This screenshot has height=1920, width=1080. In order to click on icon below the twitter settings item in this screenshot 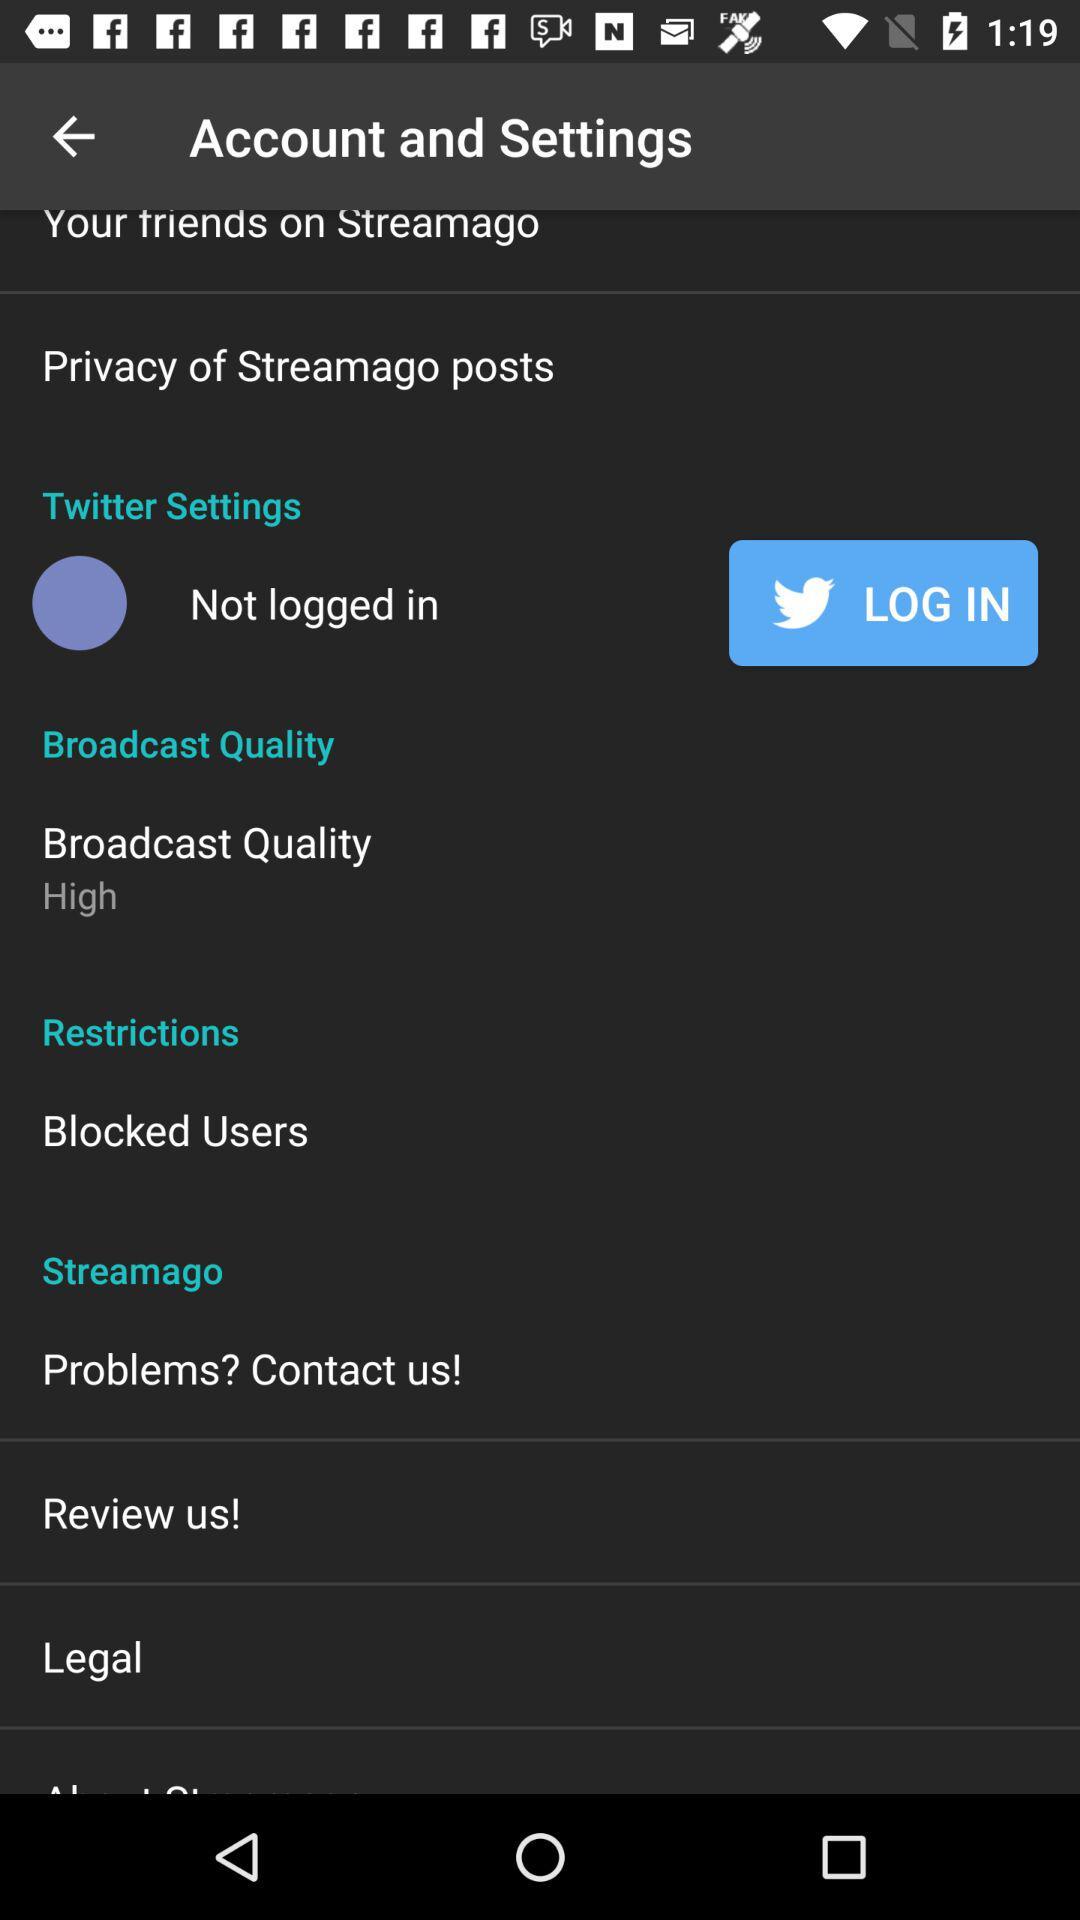, I will do `click(314, 602)`.